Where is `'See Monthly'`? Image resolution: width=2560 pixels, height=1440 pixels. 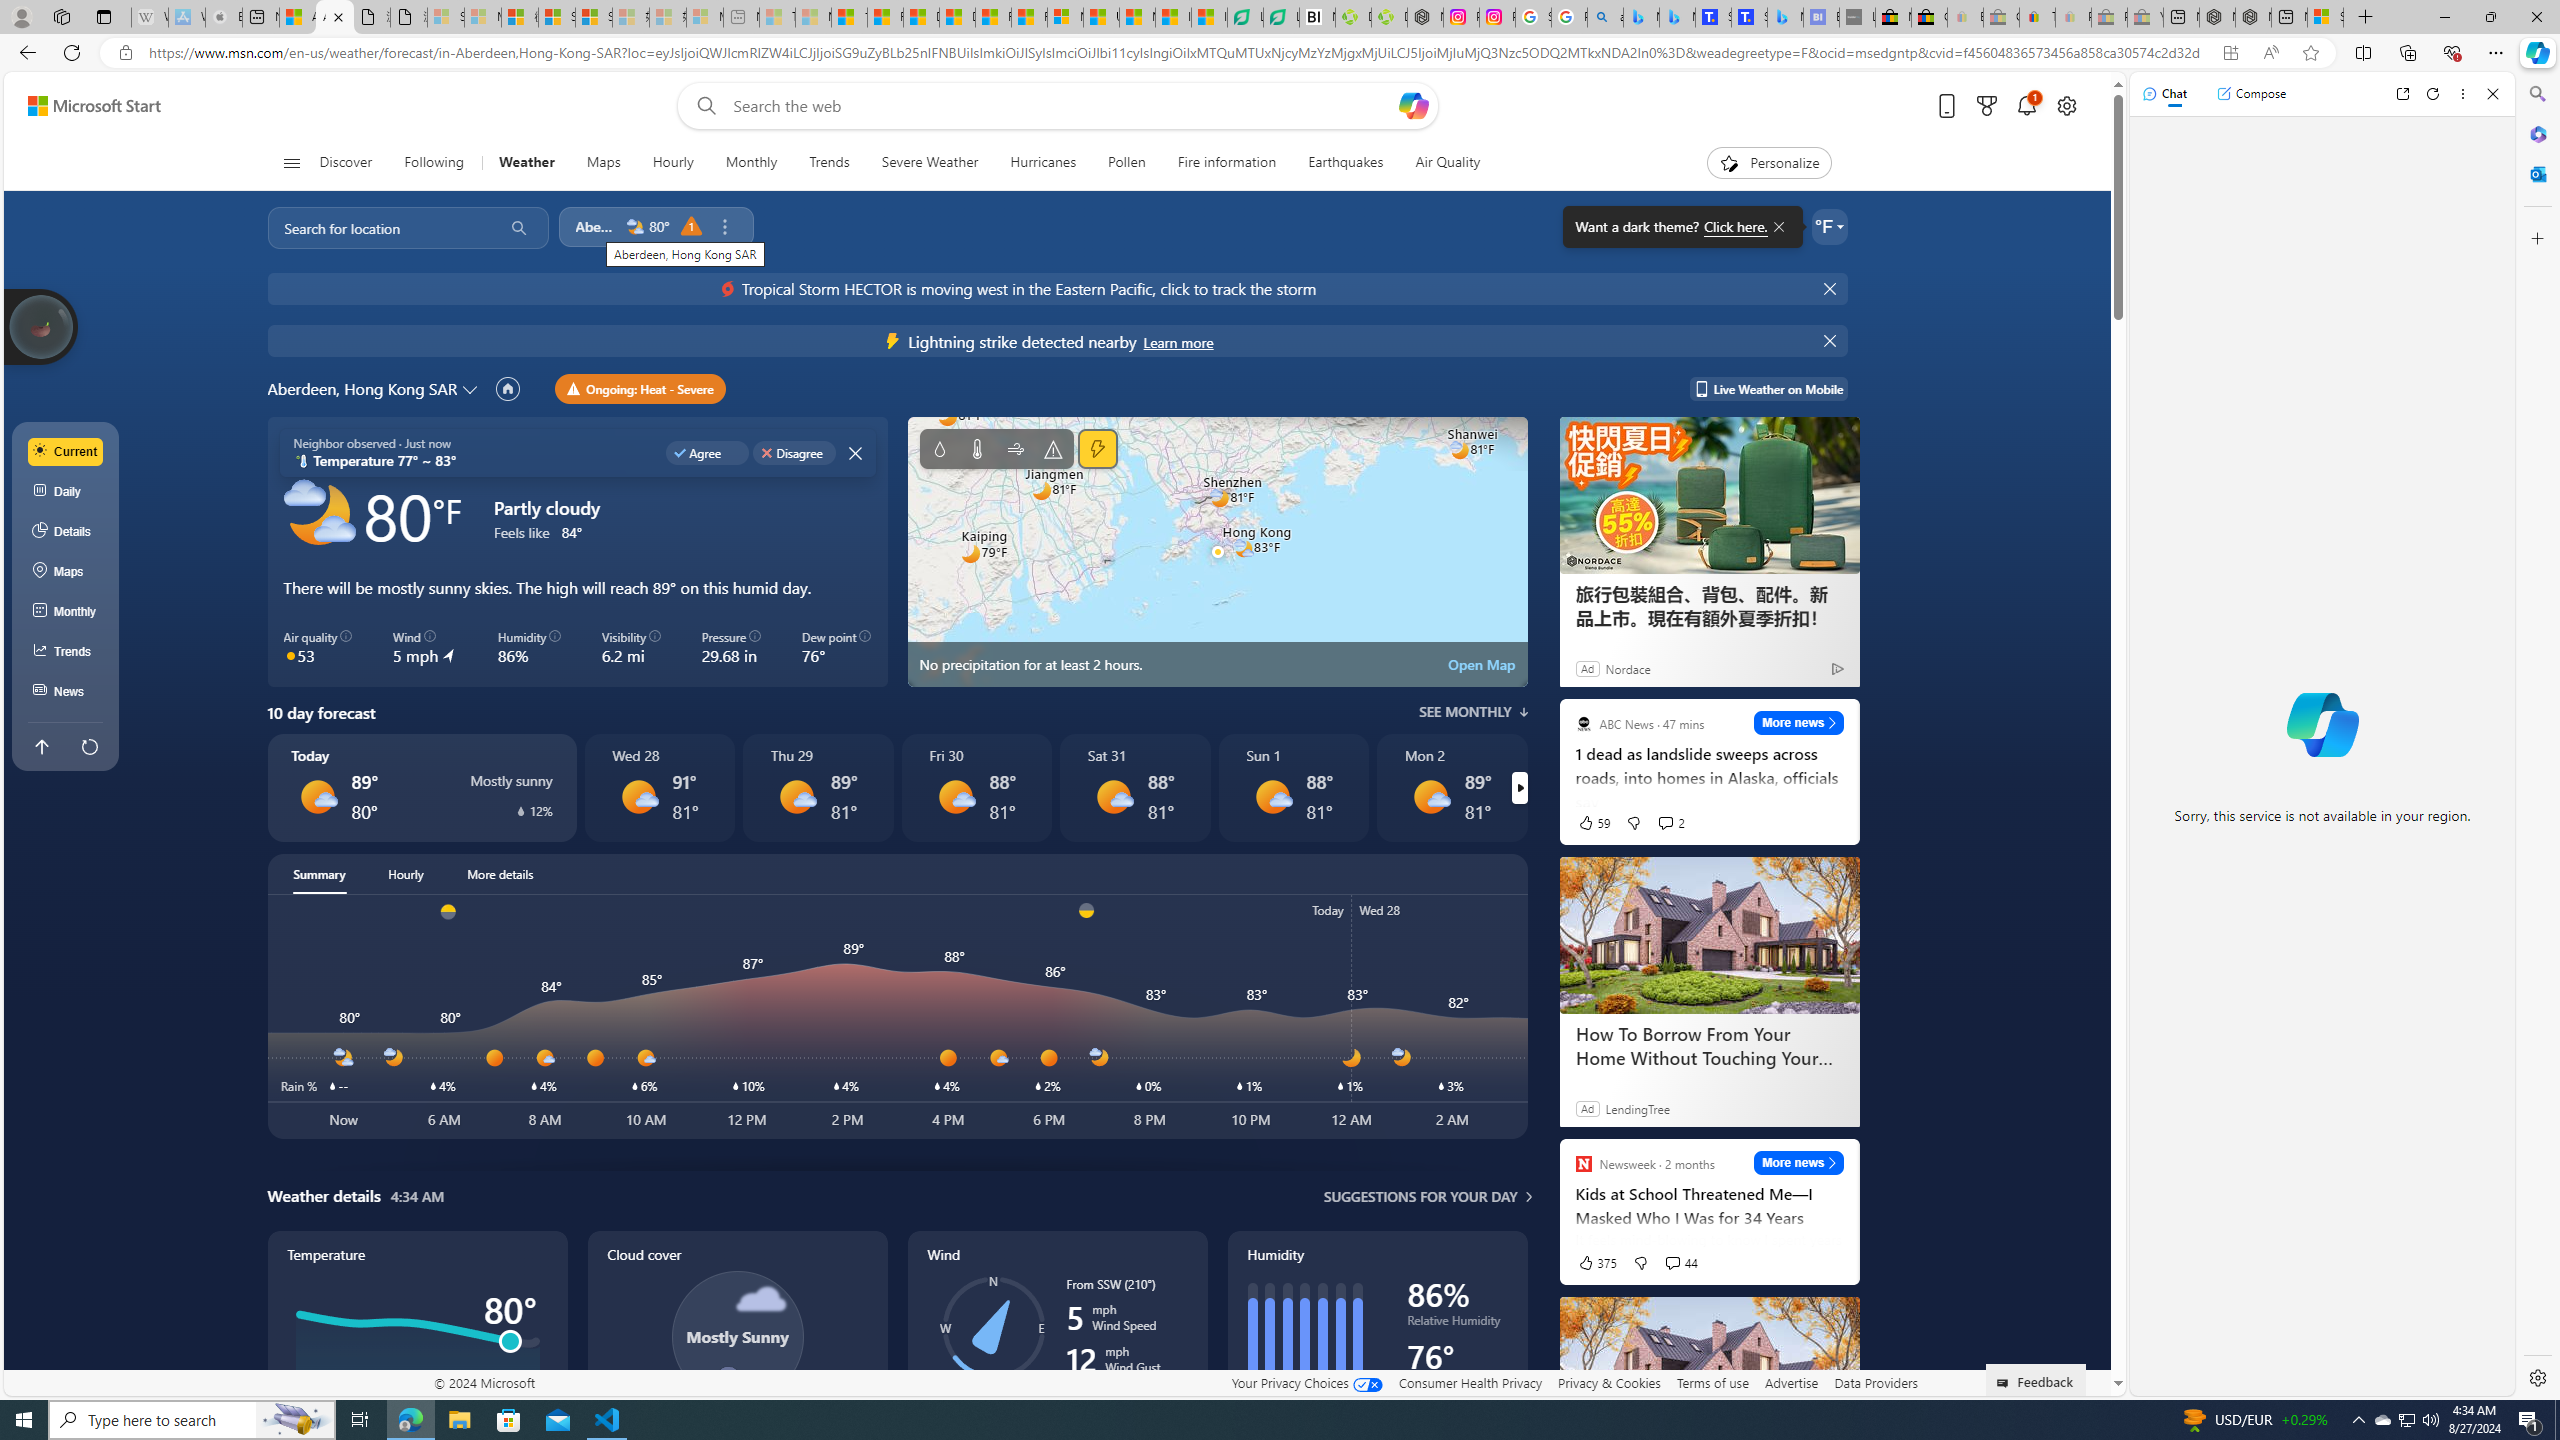
'See Monthly' is located at coordinates (1472, 712).